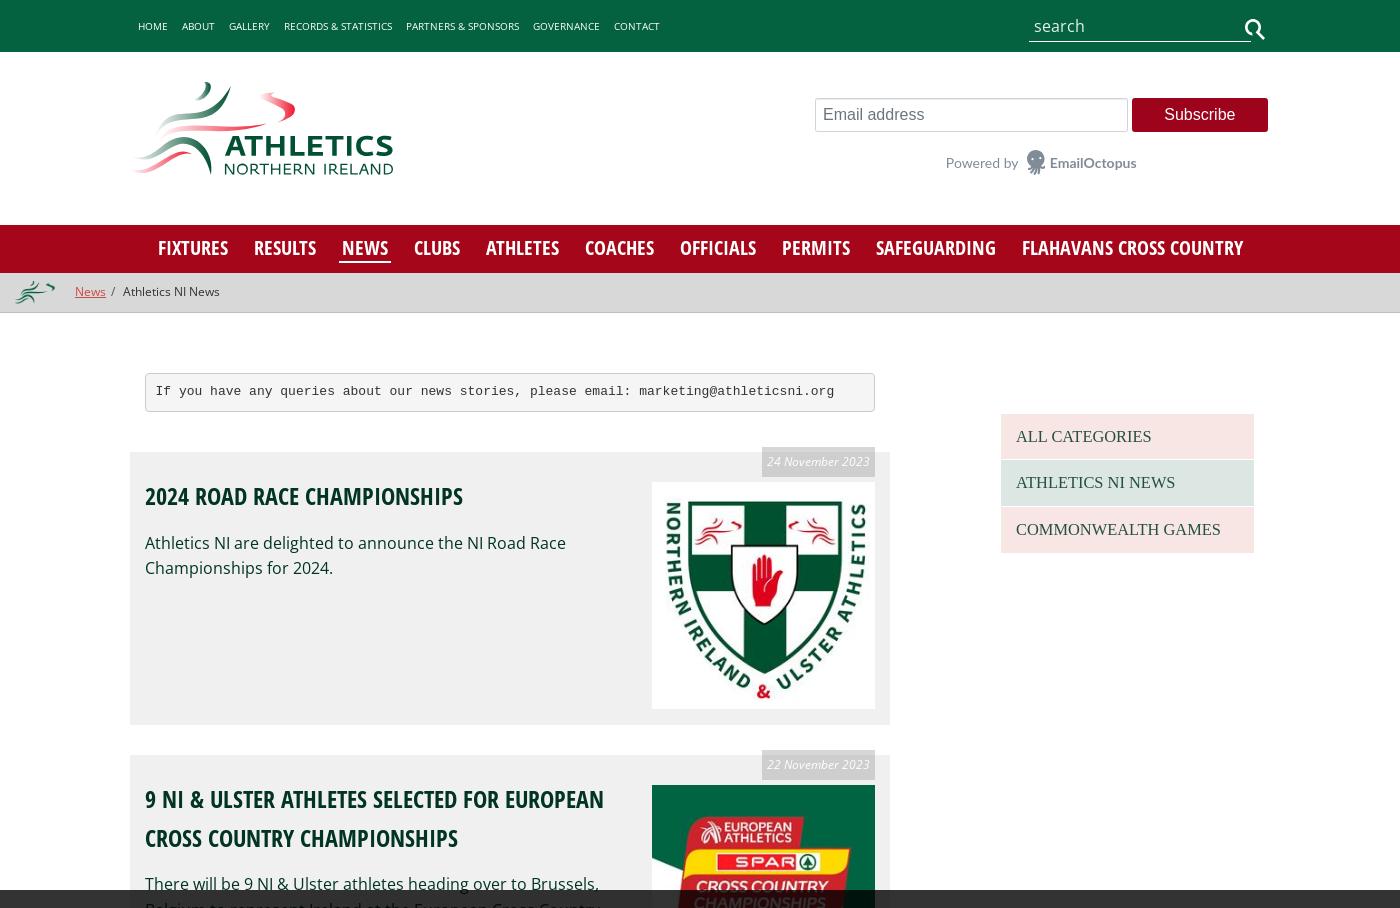 The width and height of the screenshot is (1400, 908). I want to click on 'All Categories', so click(1075, 435).